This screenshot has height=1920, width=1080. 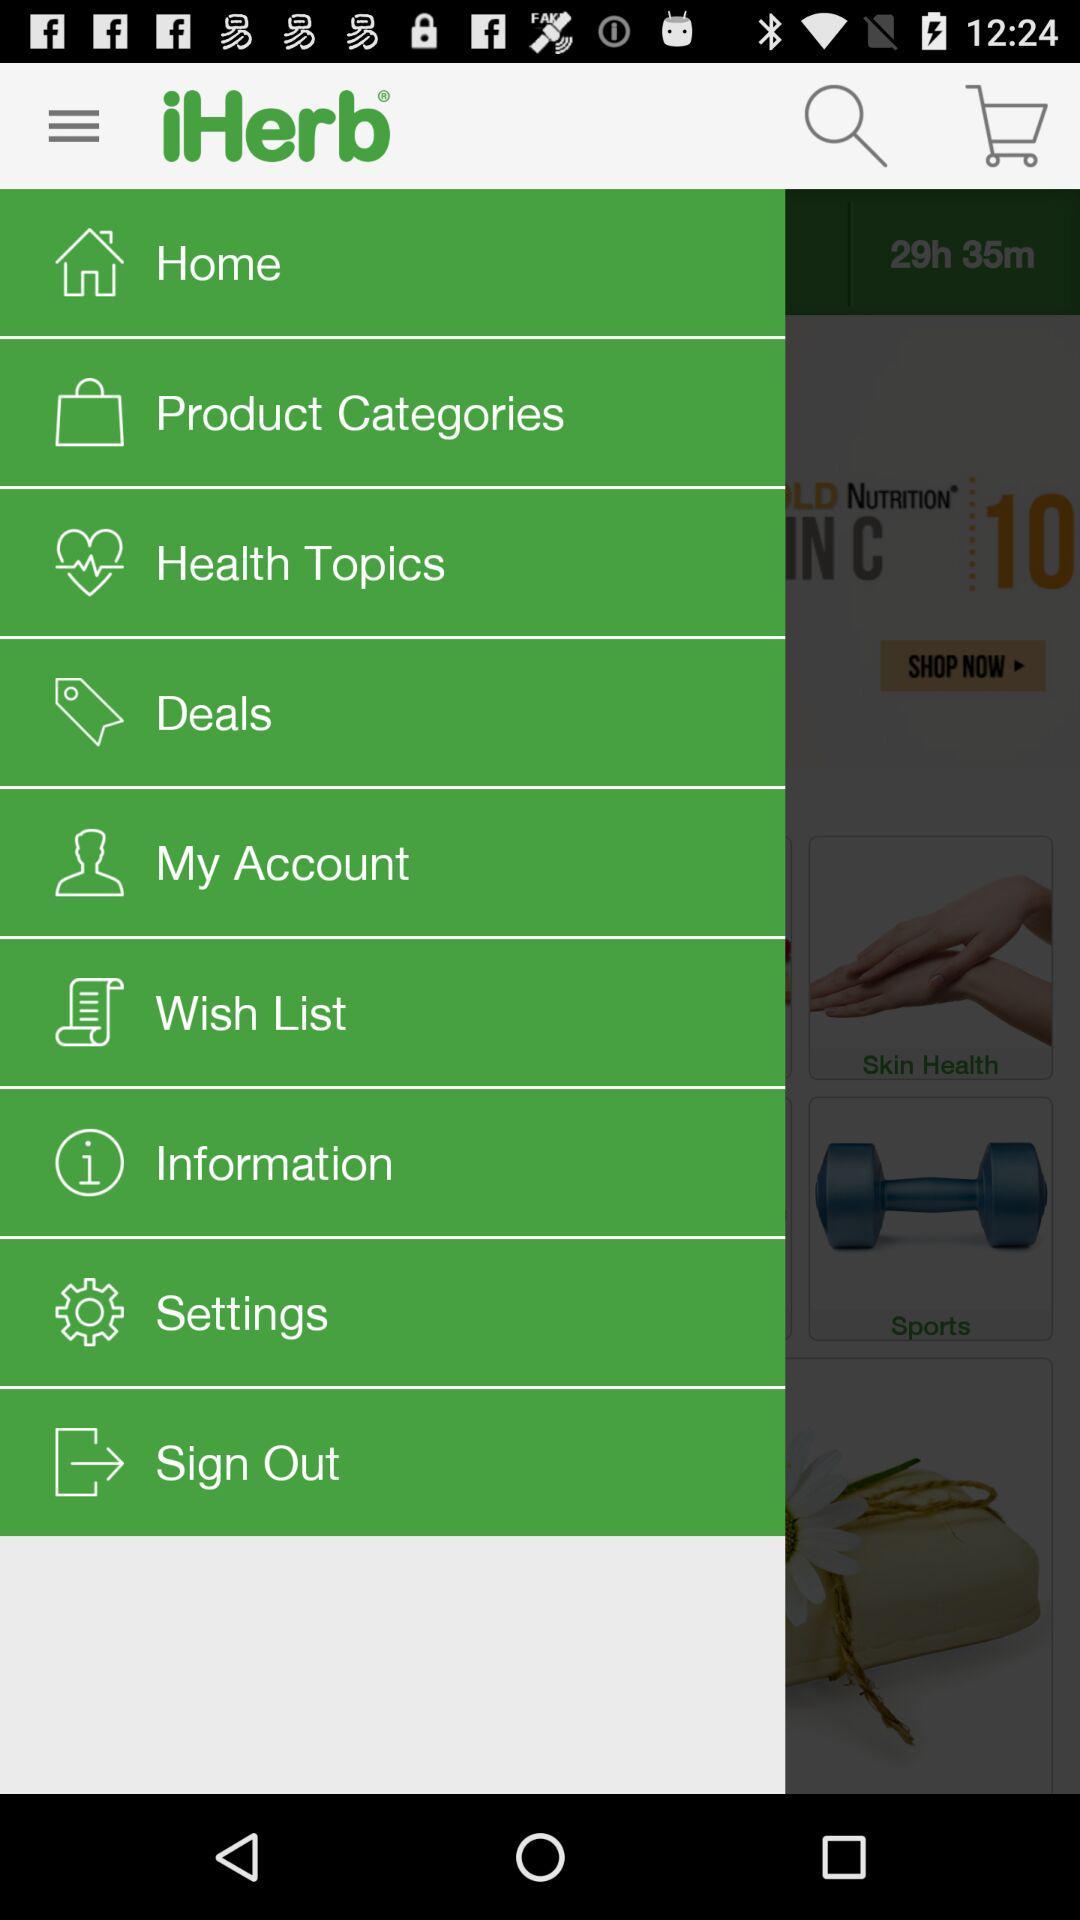 What do you see at coordinates (72, 133) in the screenshot?
I see `the menu icon` at bounding box center [72, 133].